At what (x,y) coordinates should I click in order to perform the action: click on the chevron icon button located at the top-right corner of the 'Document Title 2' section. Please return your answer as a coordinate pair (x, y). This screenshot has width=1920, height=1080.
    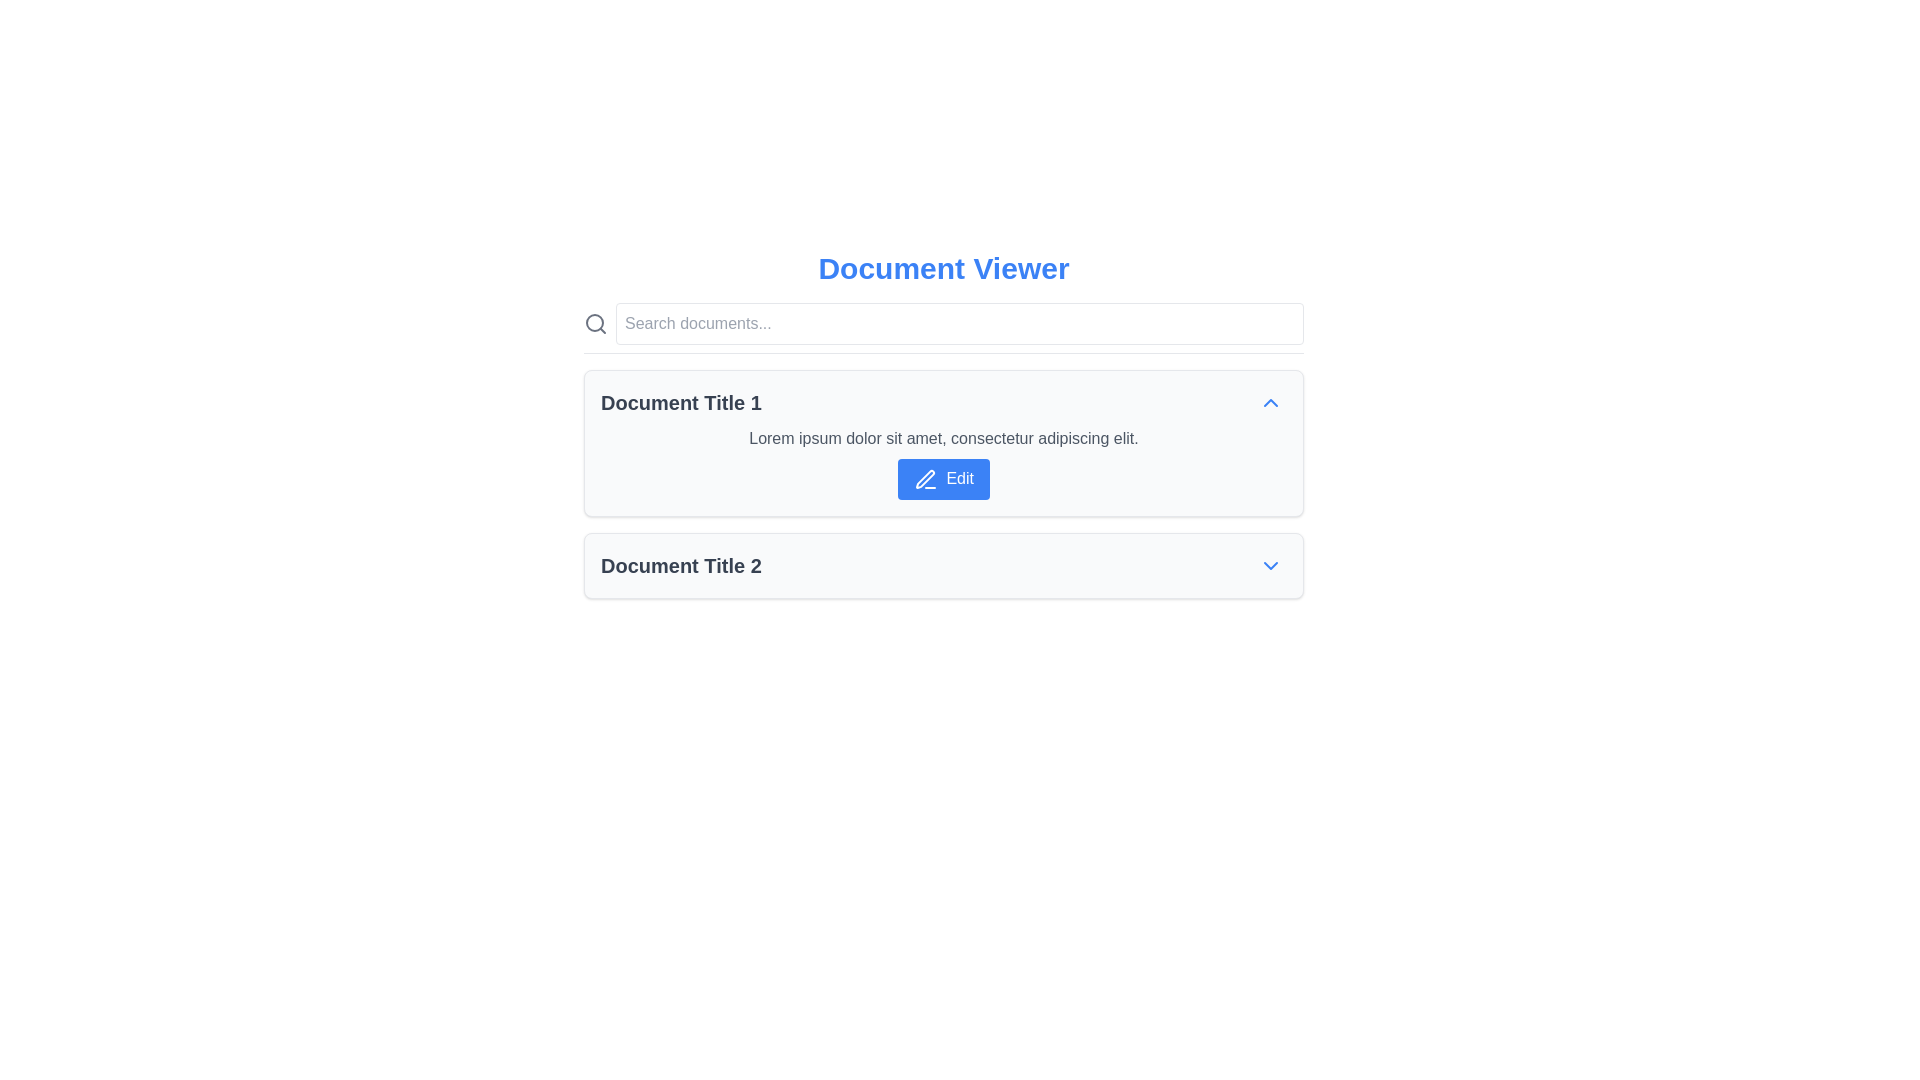
    Looking at the image, I should click on (1270, 564).